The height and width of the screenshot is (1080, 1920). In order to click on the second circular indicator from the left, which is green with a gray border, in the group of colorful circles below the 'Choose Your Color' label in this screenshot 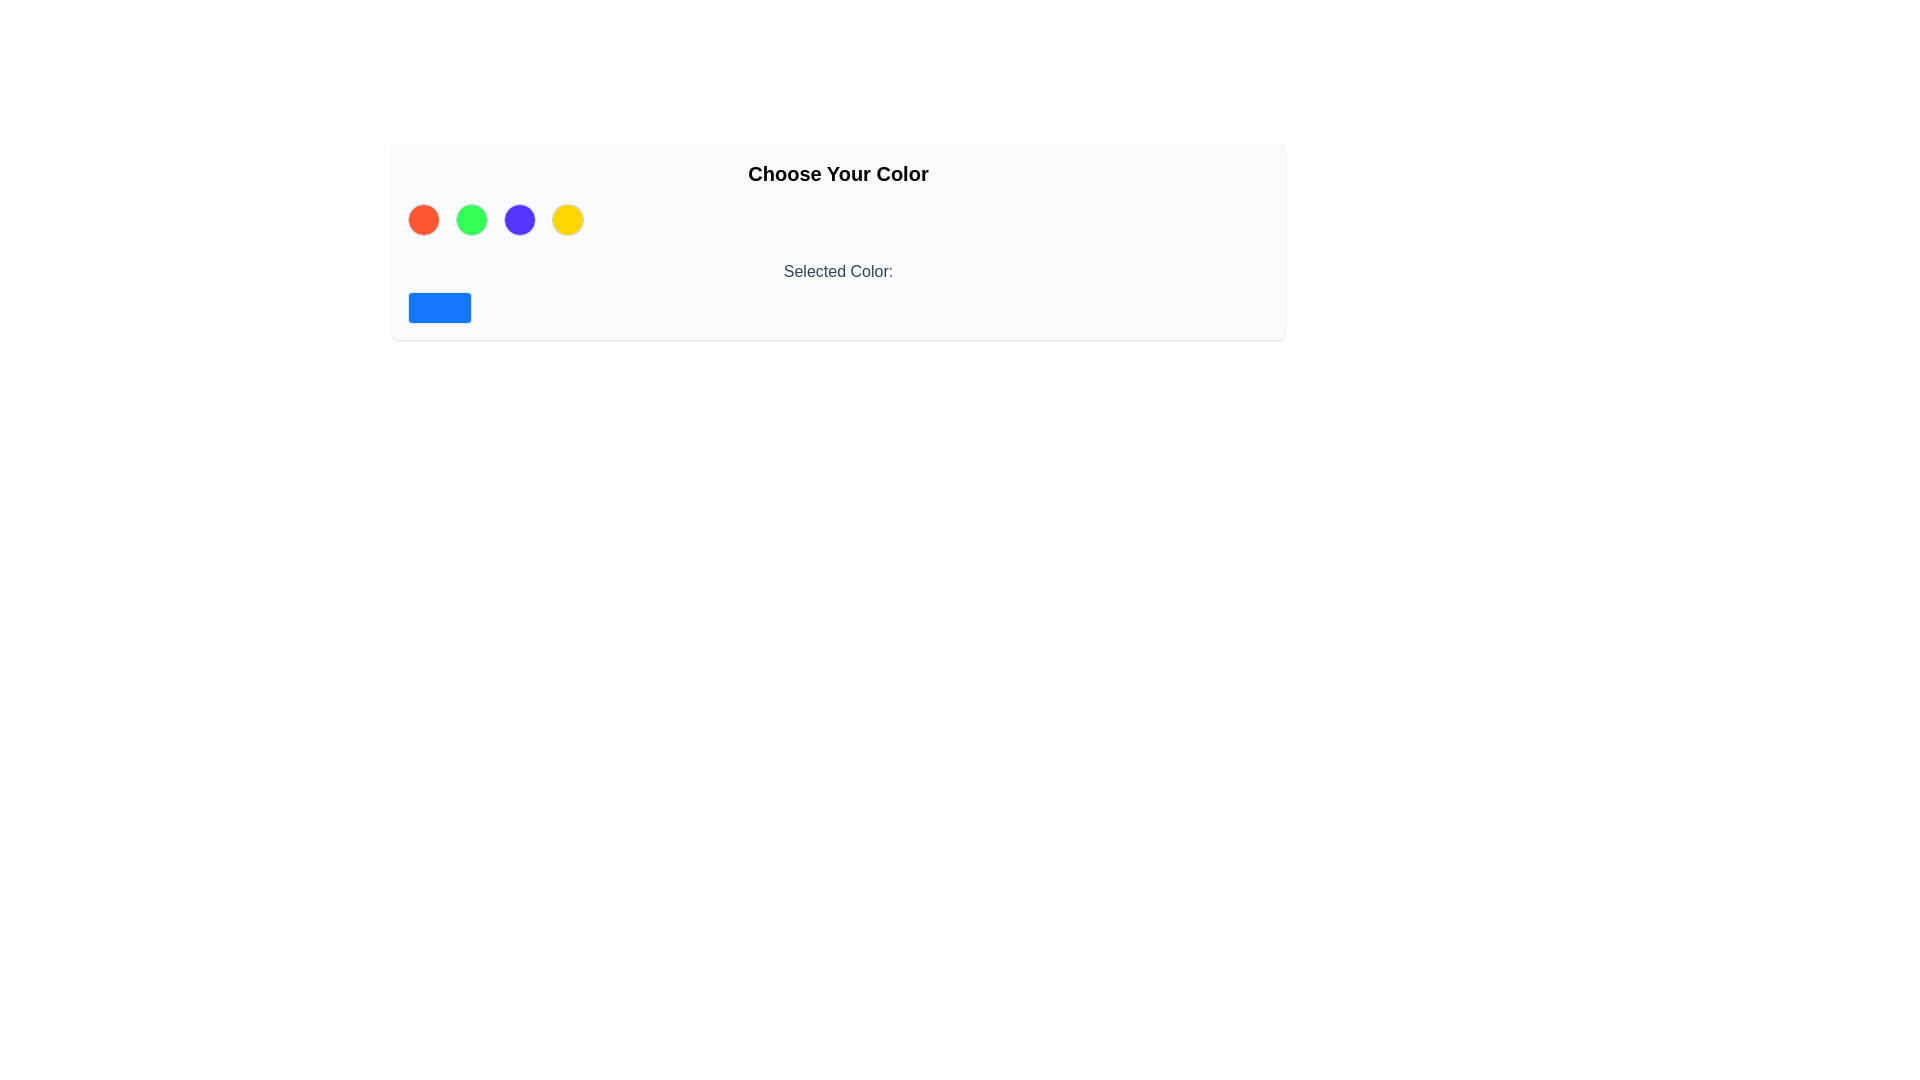, I will do `click(470, 219)`.